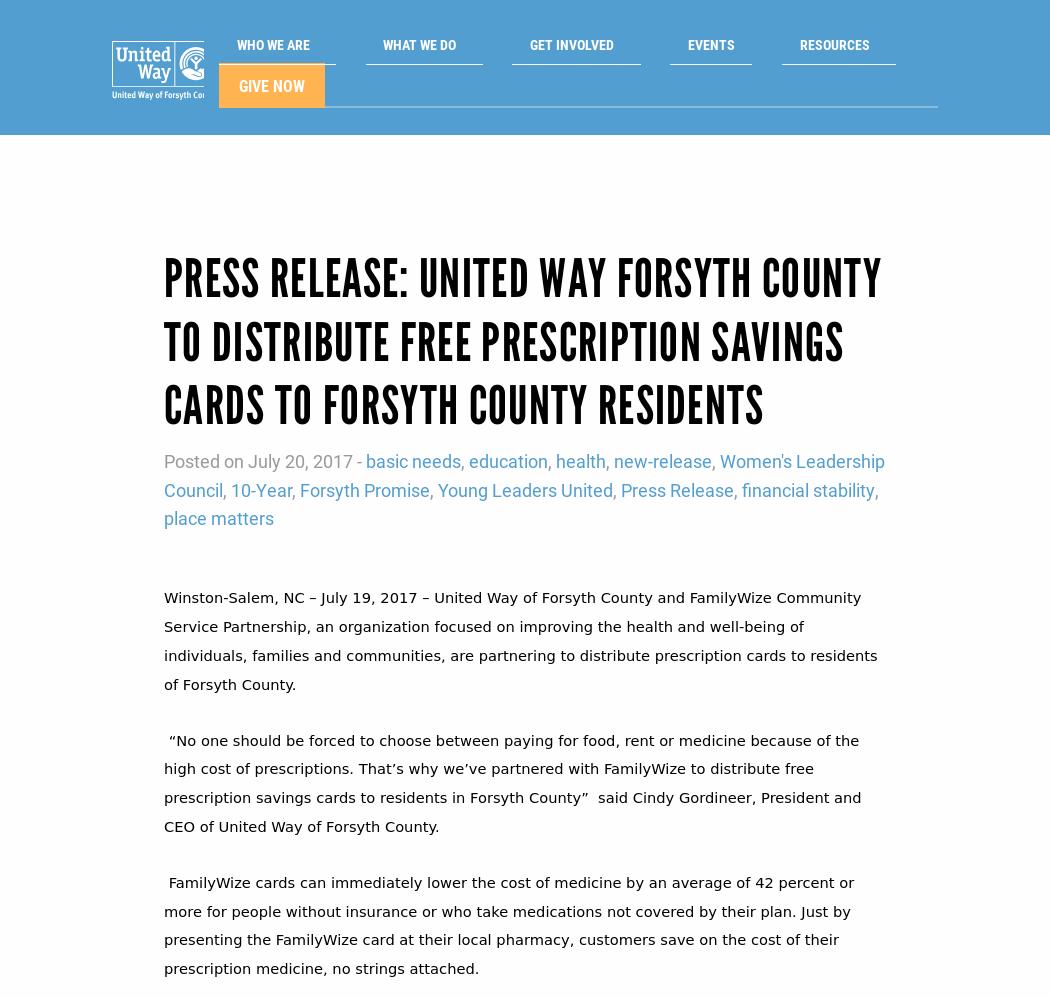 The height and width of the screenshot is (998, 1050). What do you see at coordinates (525, 455) in the screenshot?
I see `'Young Leaders United'` at bounding box center [525, 455].